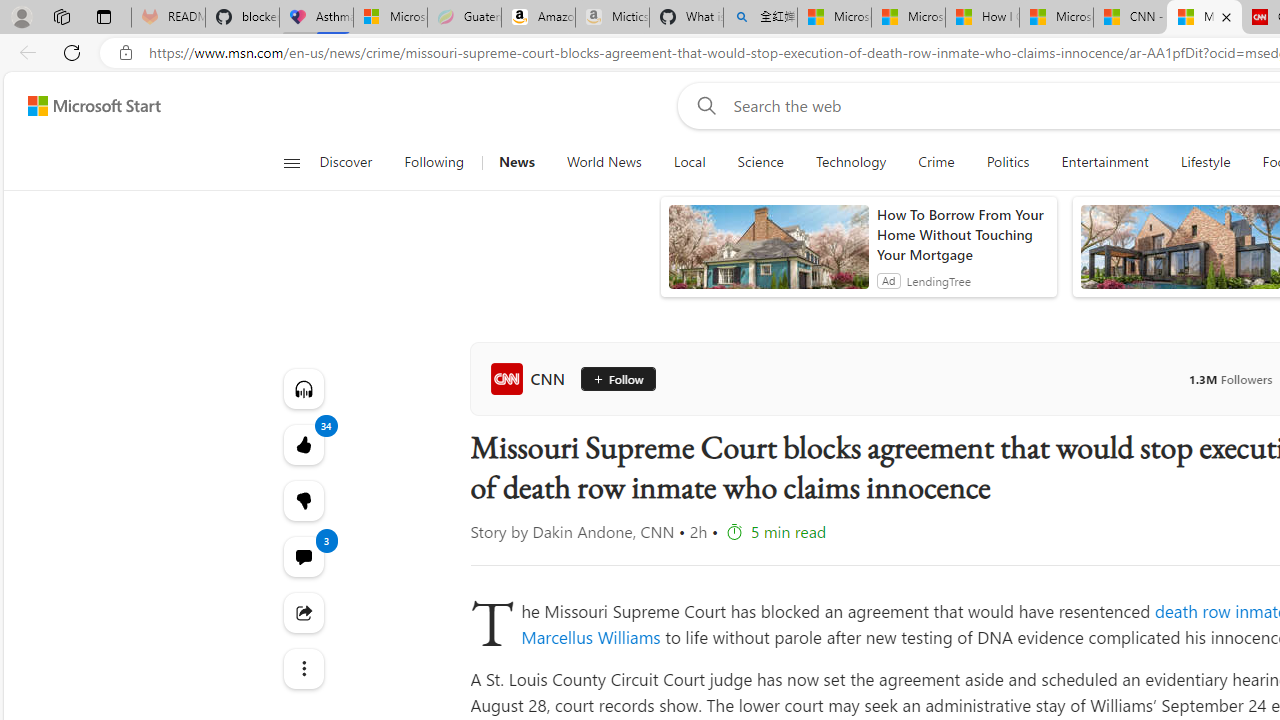 Image resolution: width=1280 pixels, height=720 pixels. I want to click on 'Web search', so click(702, 105).